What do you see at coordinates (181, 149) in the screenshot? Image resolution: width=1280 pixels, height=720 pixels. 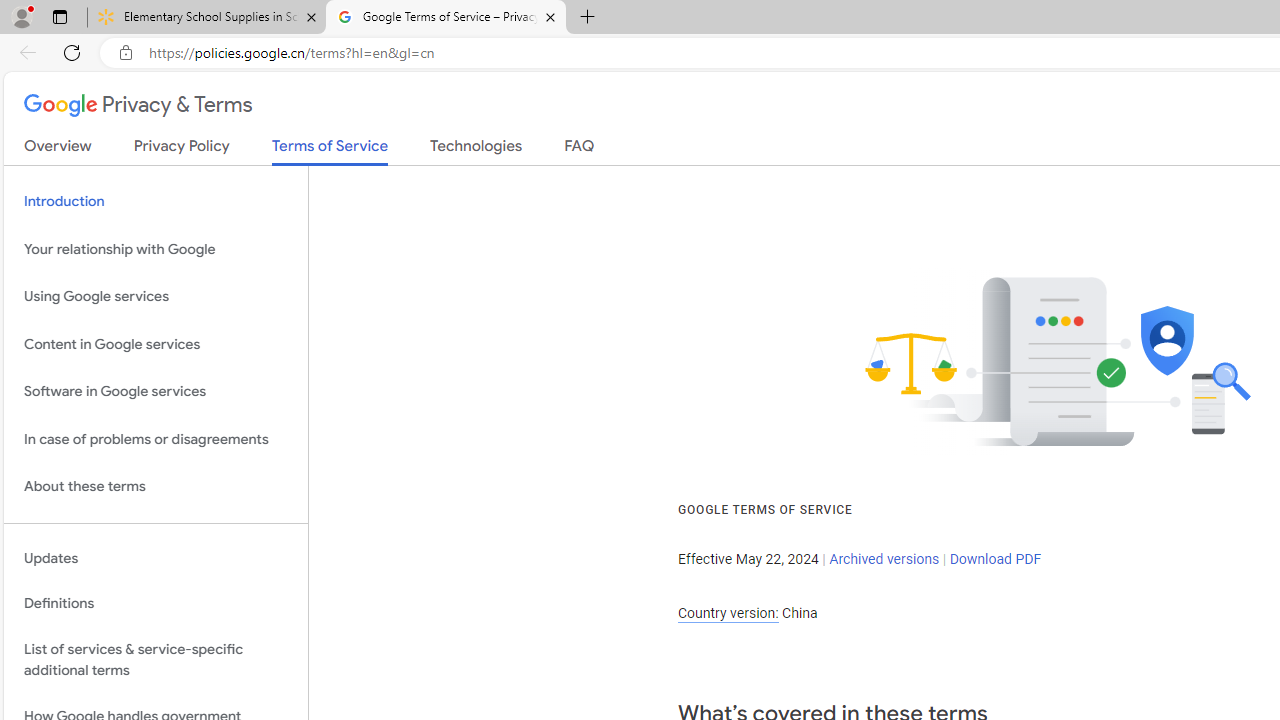 I see `'Privacy Policy'` at bounding box center [181, 149].